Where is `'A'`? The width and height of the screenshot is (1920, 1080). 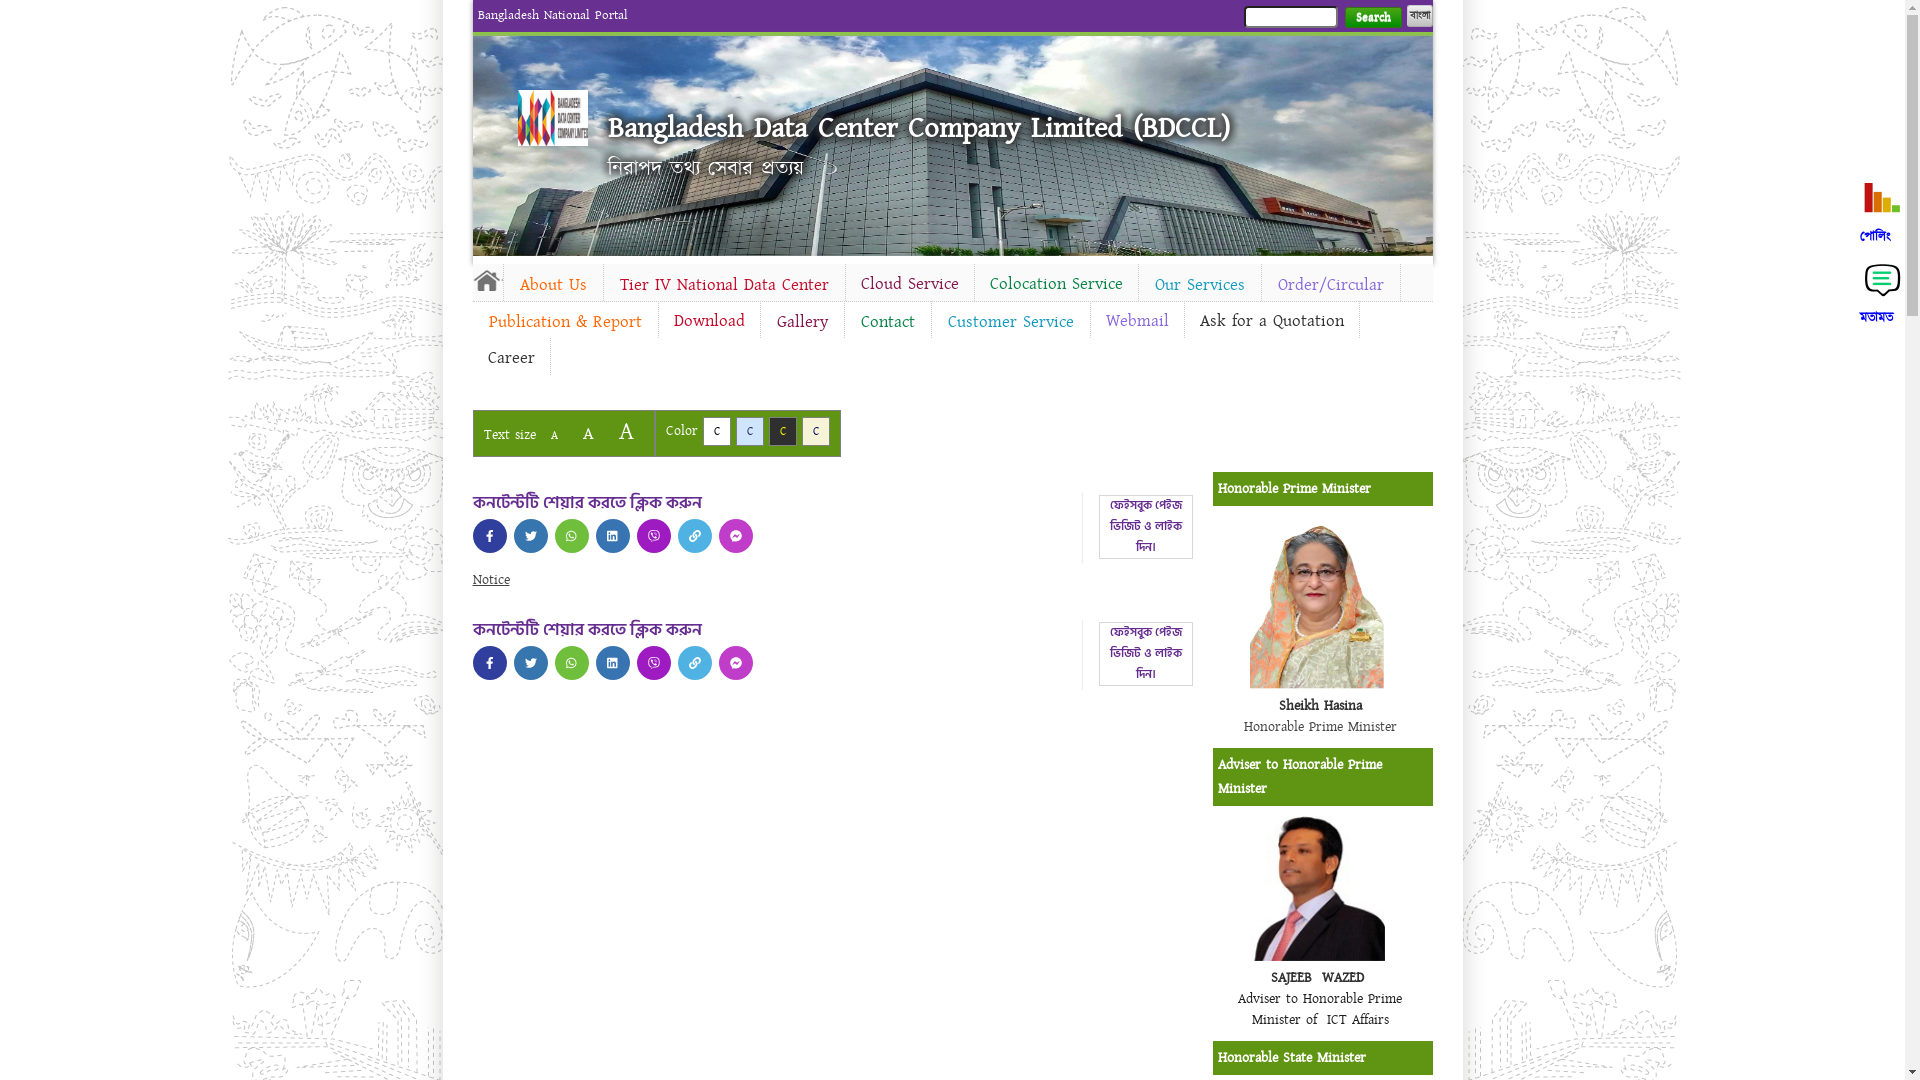
'A' is located at coordinates (624, 430).